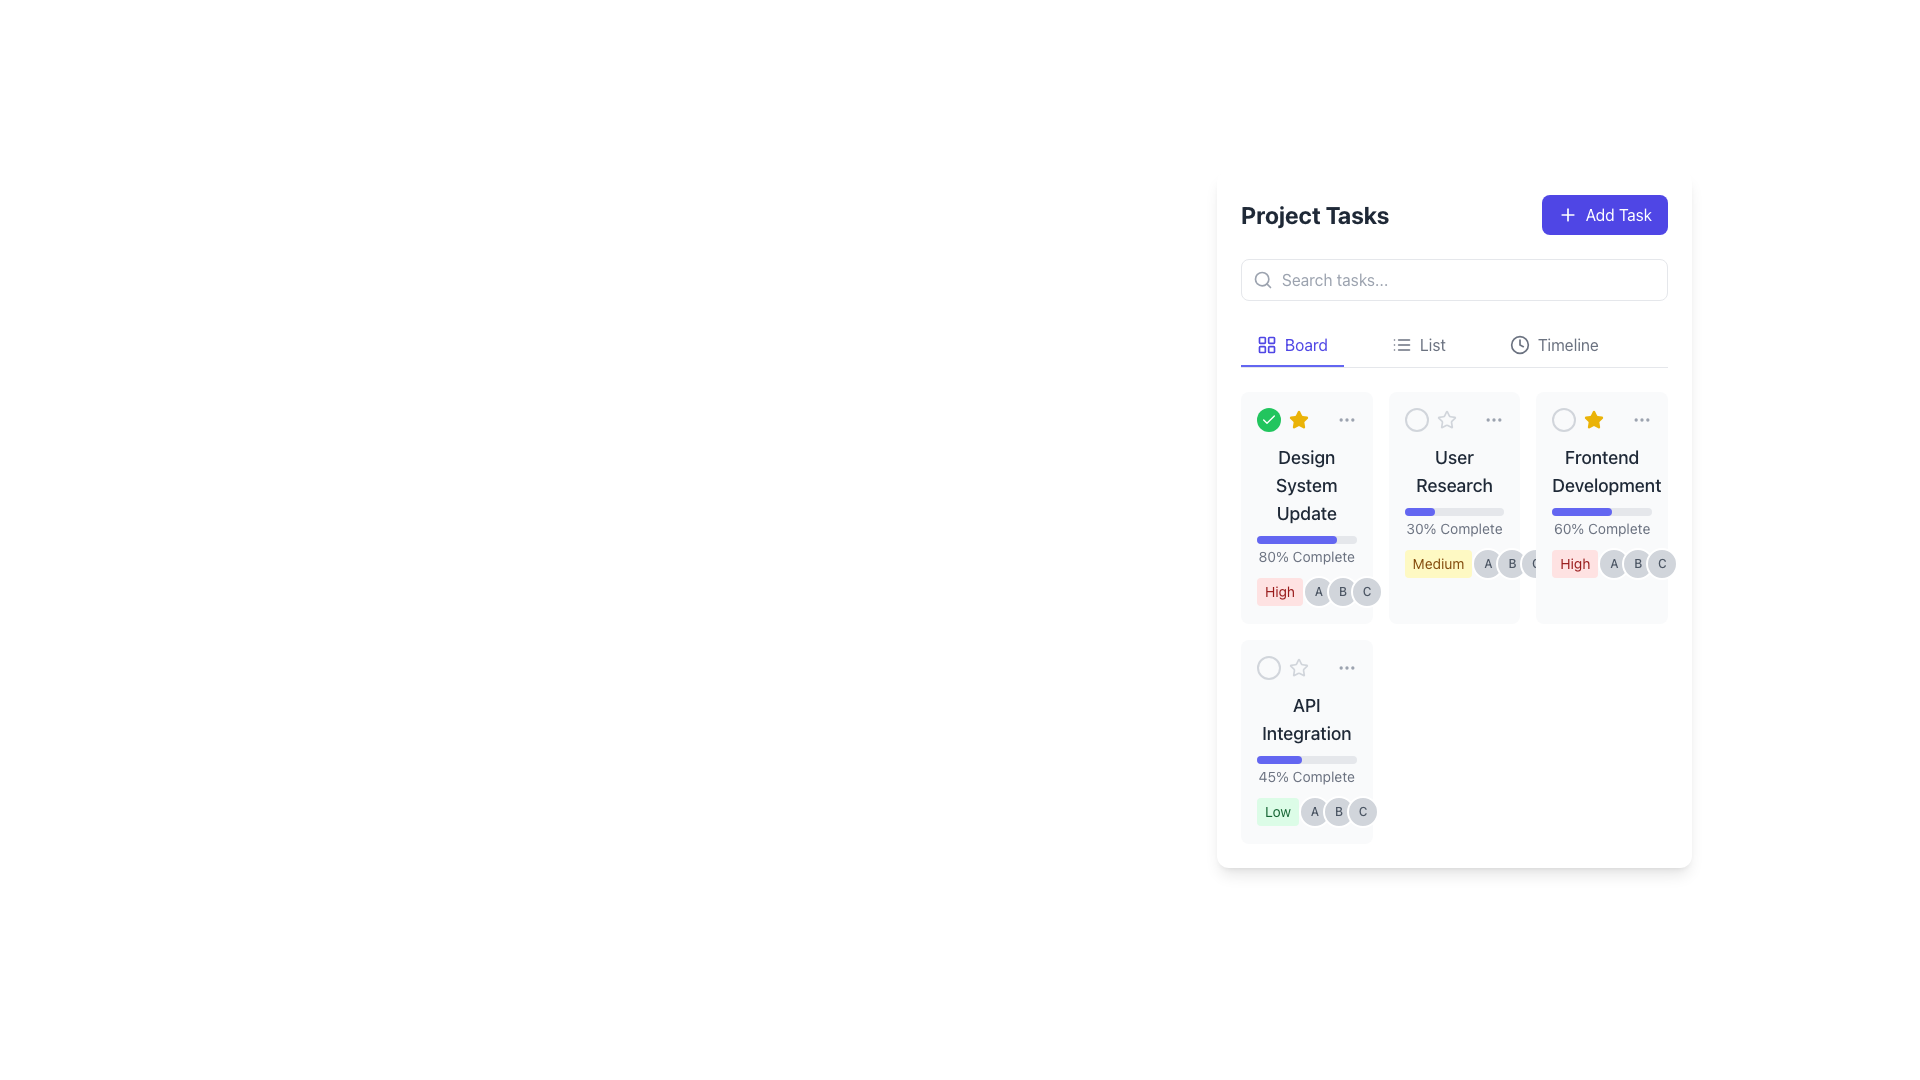 The width and height of the screenshot is (1920, 1080). What do you see at coordinates (1276, 812) in the screenshot?
I see `the 'Low' badge with a light green background located at the bottom-left of the task card in the 'Project Tasks' interface` at bounding box center [1276, 812].